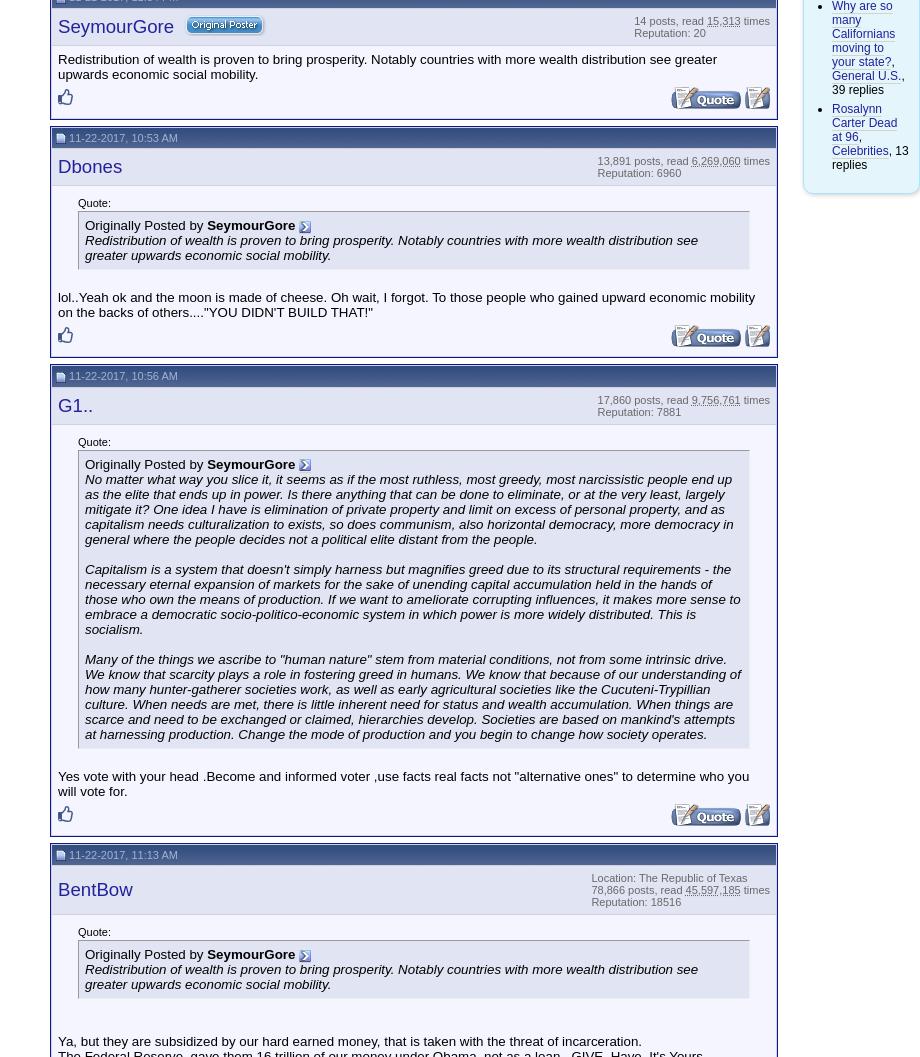  I want to click on ', 13 replies', so click(869, 156).